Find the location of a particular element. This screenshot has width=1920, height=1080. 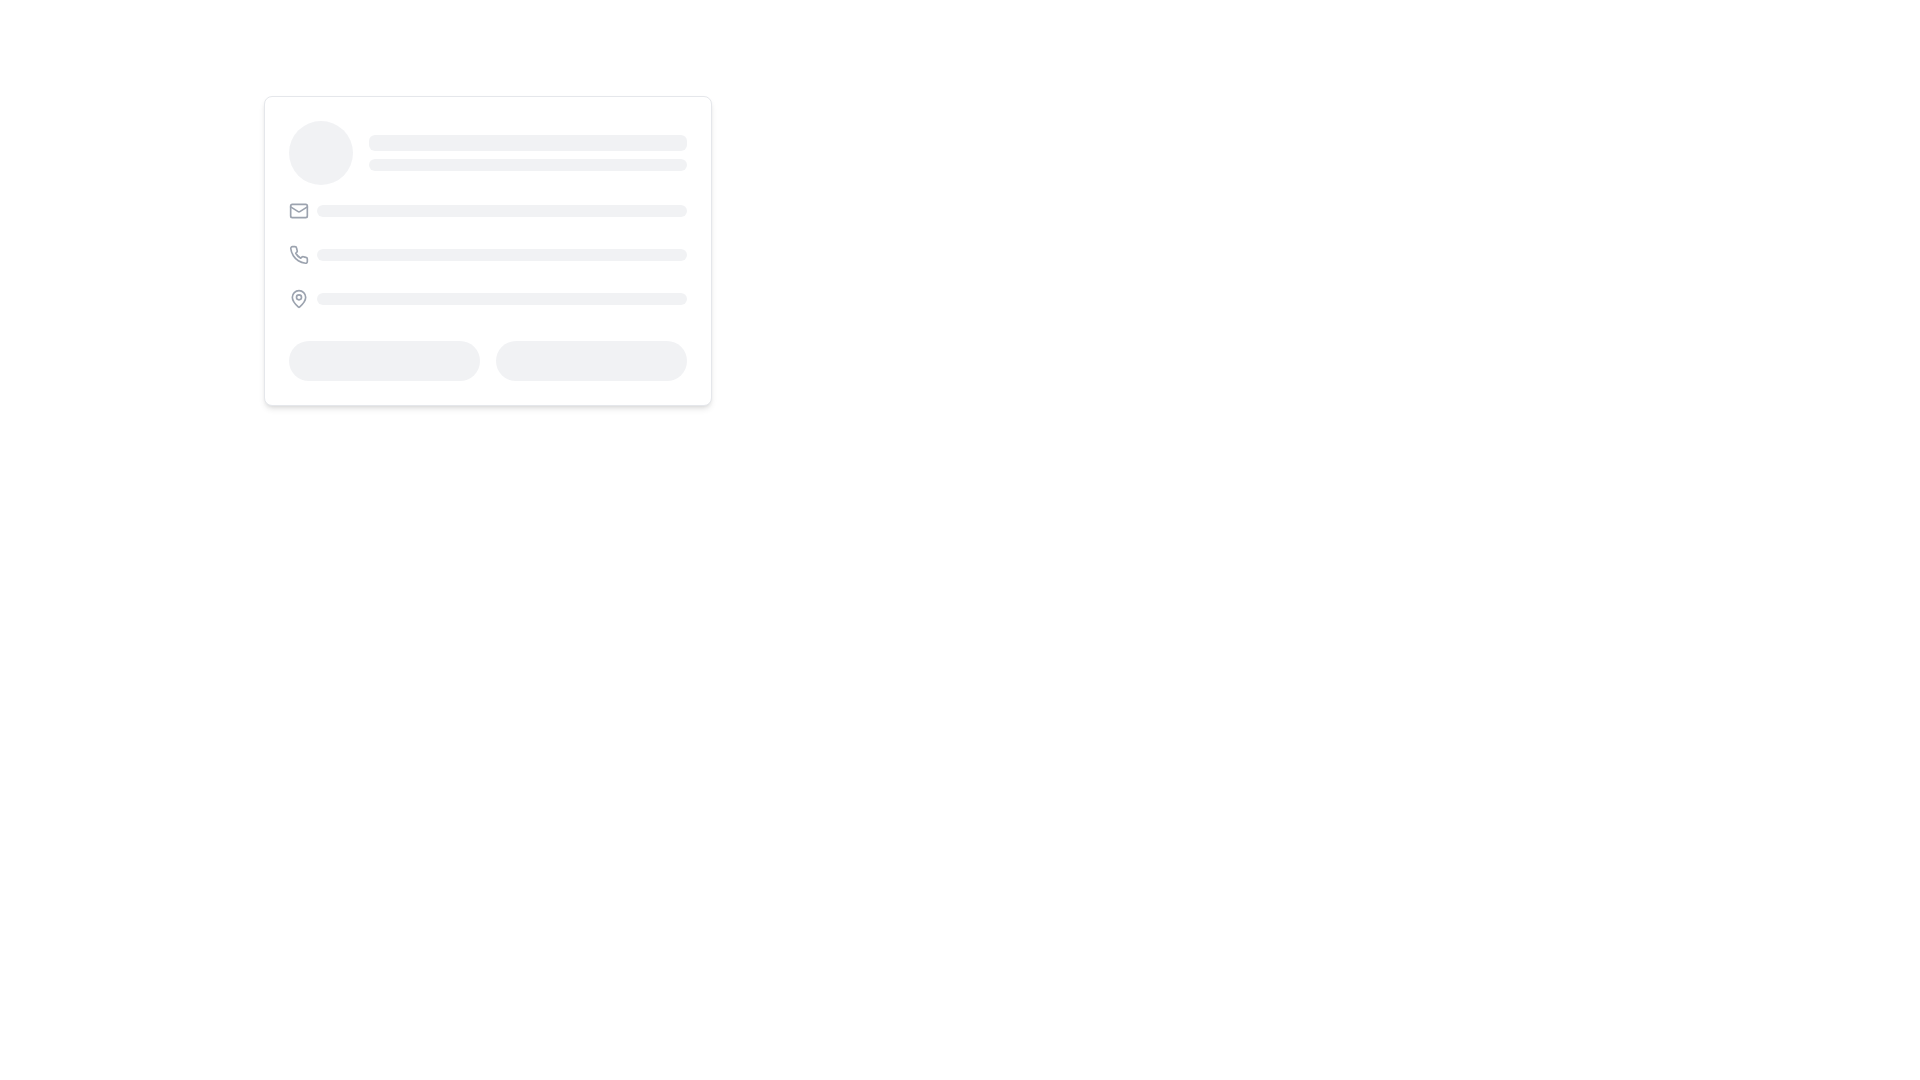

the lower part of the location pin icon, which is the third item in a vertical list of icons within a rectangular card-like interface is located at coordinates (297, 297).